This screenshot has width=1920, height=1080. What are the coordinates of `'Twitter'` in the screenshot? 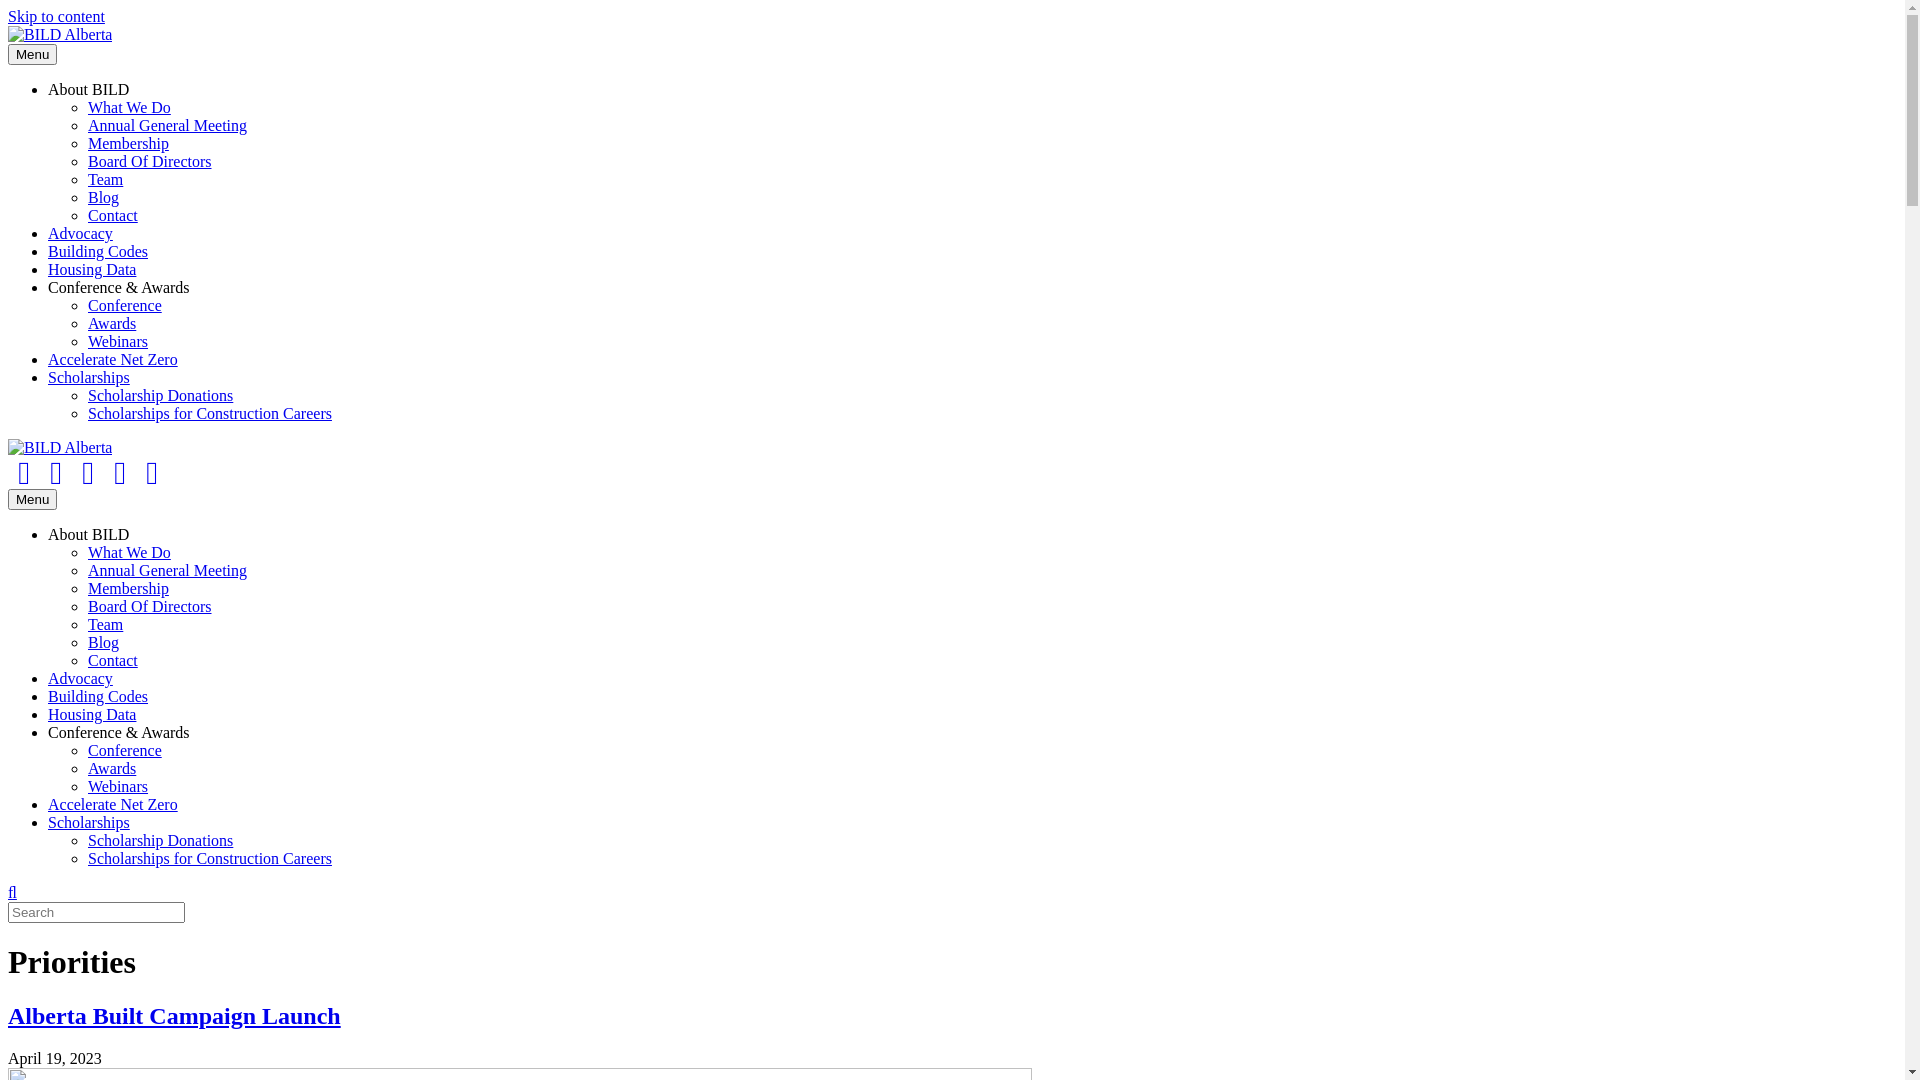 It's located at (56, 473).